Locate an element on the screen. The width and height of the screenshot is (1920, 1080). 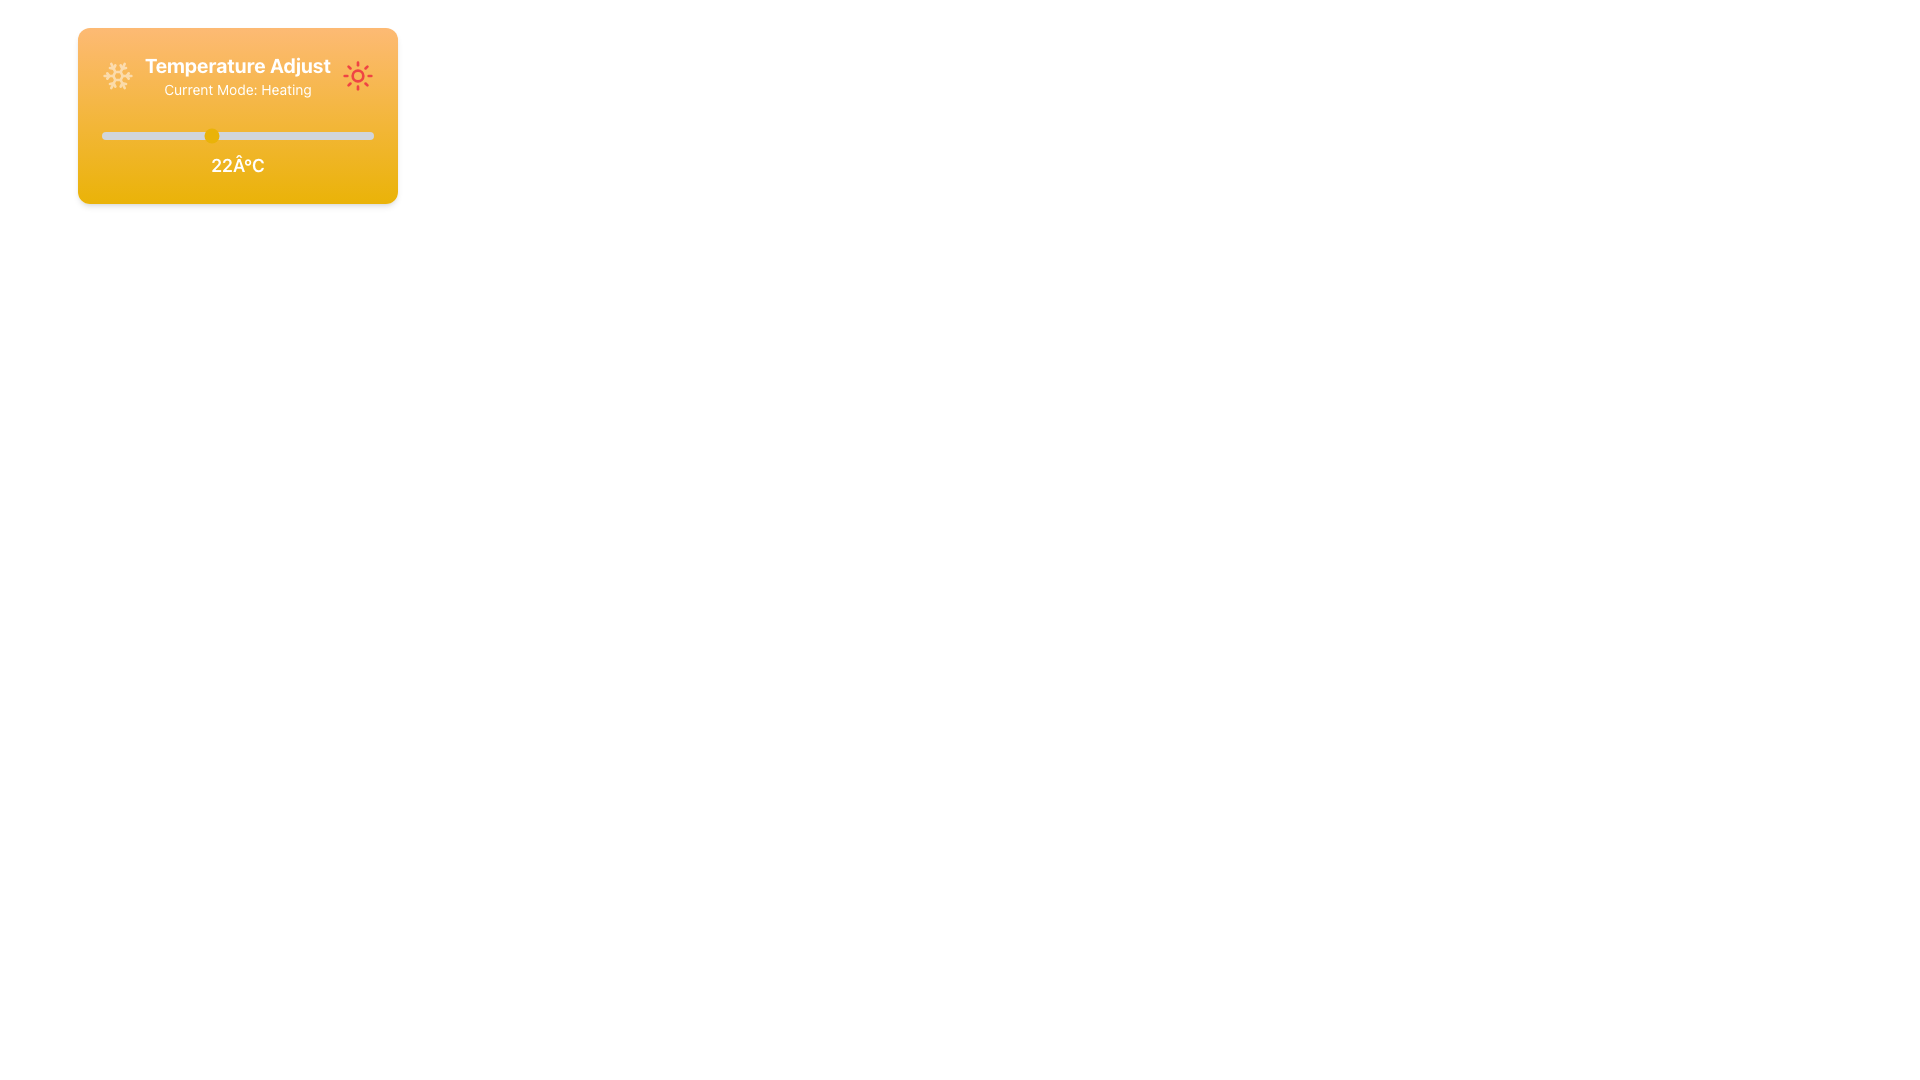
the Label / Text Display that shows '22°C', which is centrally aligned below the slider element and styled with white text on a vibrant yellow-orange gradient background is located at coordinates (238, 154).